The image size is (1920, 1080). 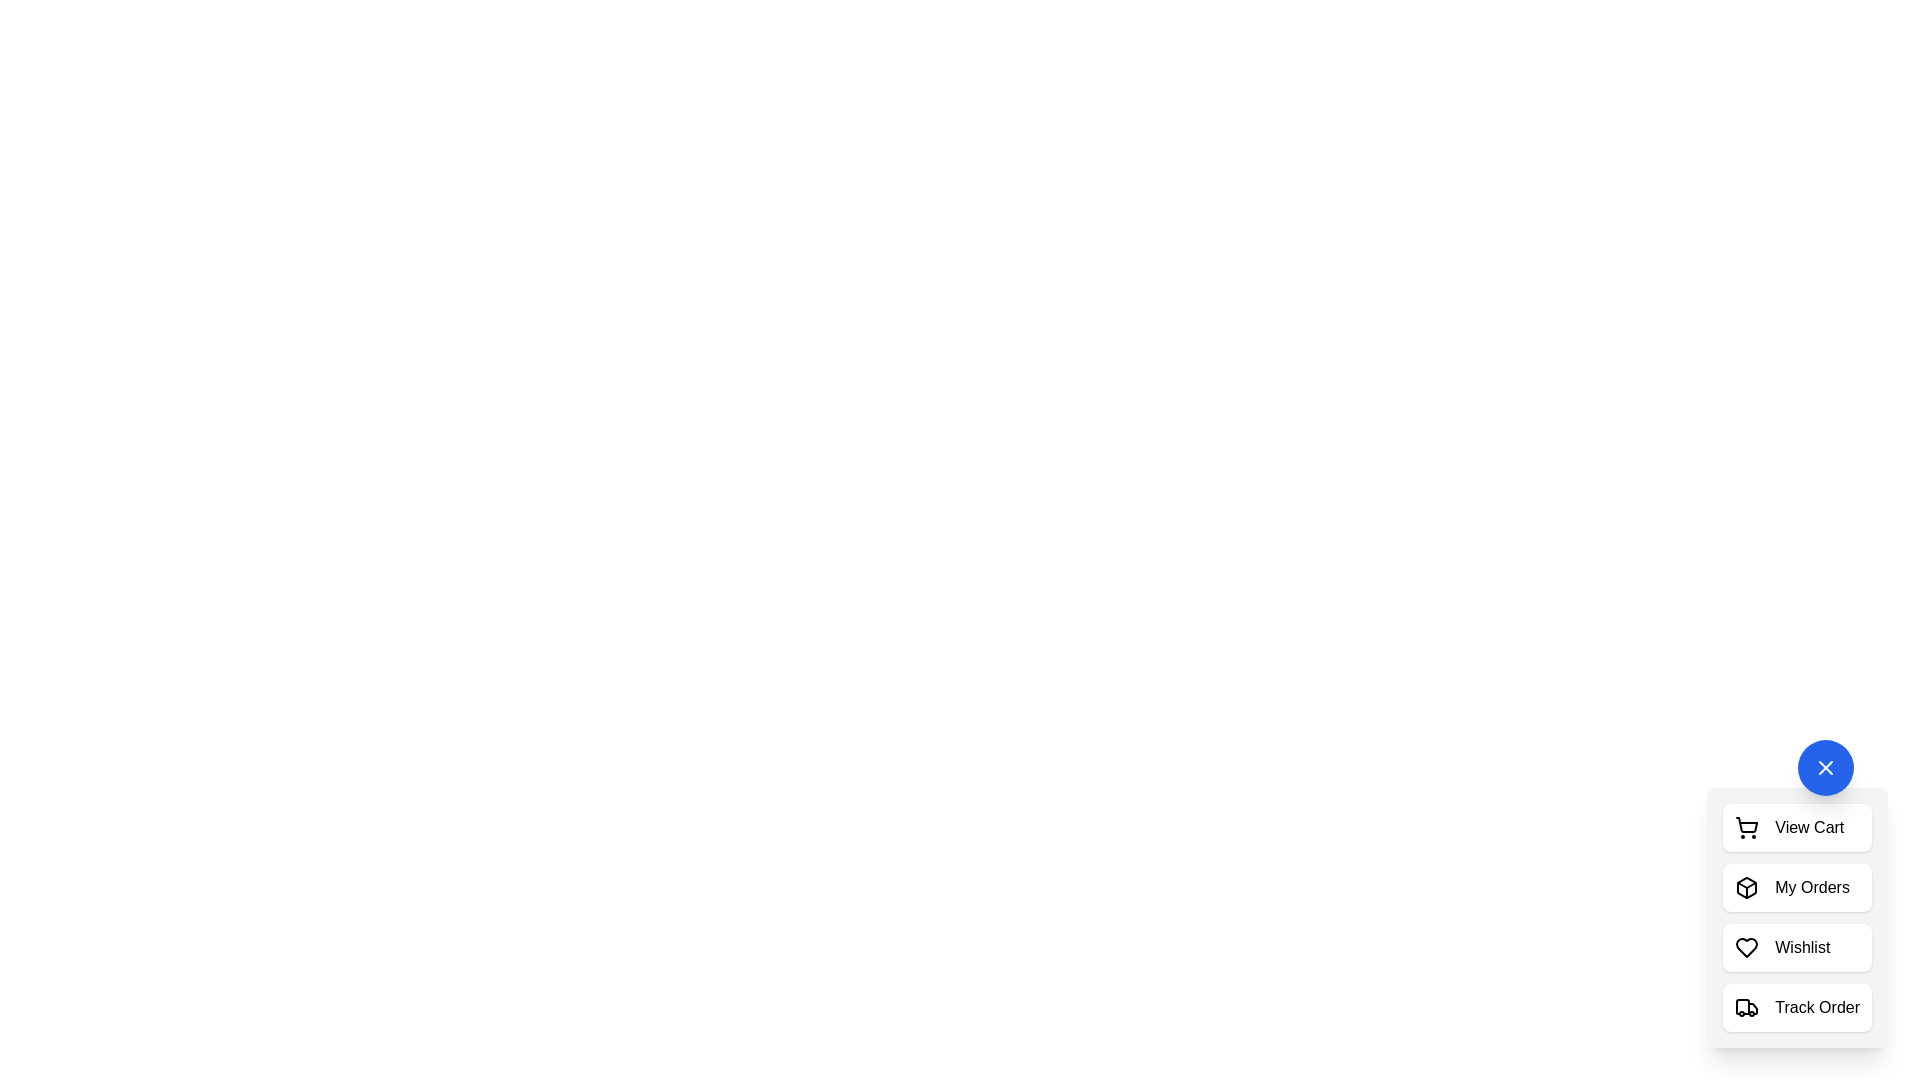 What do you see at coordinates (1797, 947) in the screenshot?
I see `the 'Wishlist' button` at bounding box center [1797, 947].